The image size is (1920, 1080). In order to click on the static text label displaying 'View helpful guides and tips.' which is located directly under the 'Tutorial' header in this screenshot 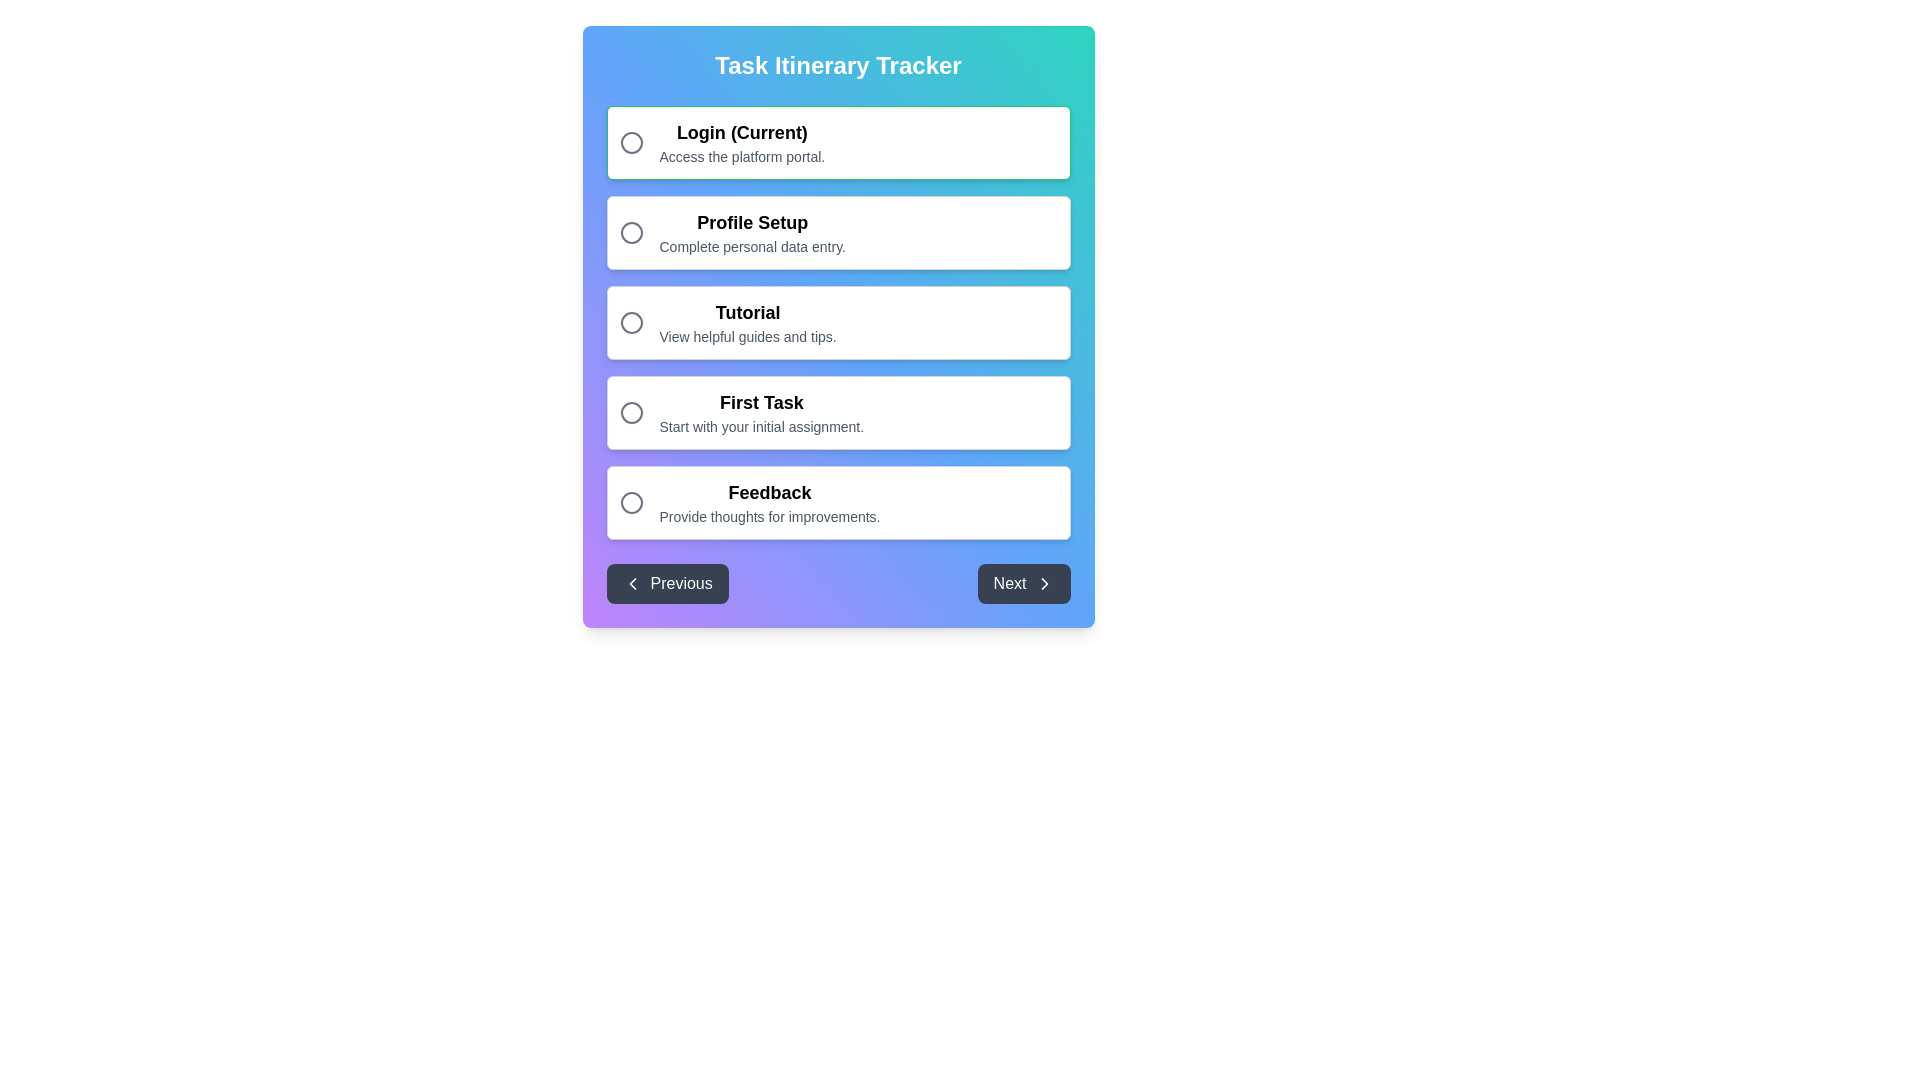, I will do `click(747, 335)`.